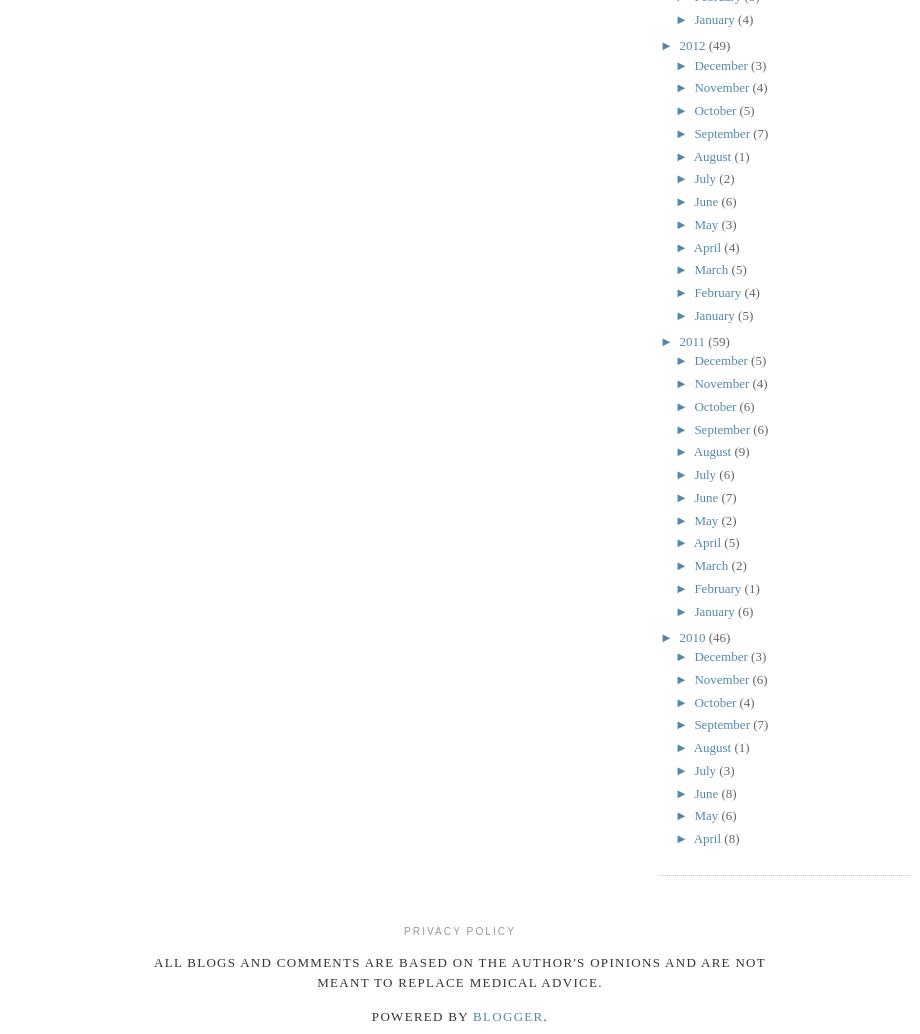 The image size is (920, 1034). Describe the element at coordinates (718, 45) in the screenshot. I see `'(49)'` at that location.